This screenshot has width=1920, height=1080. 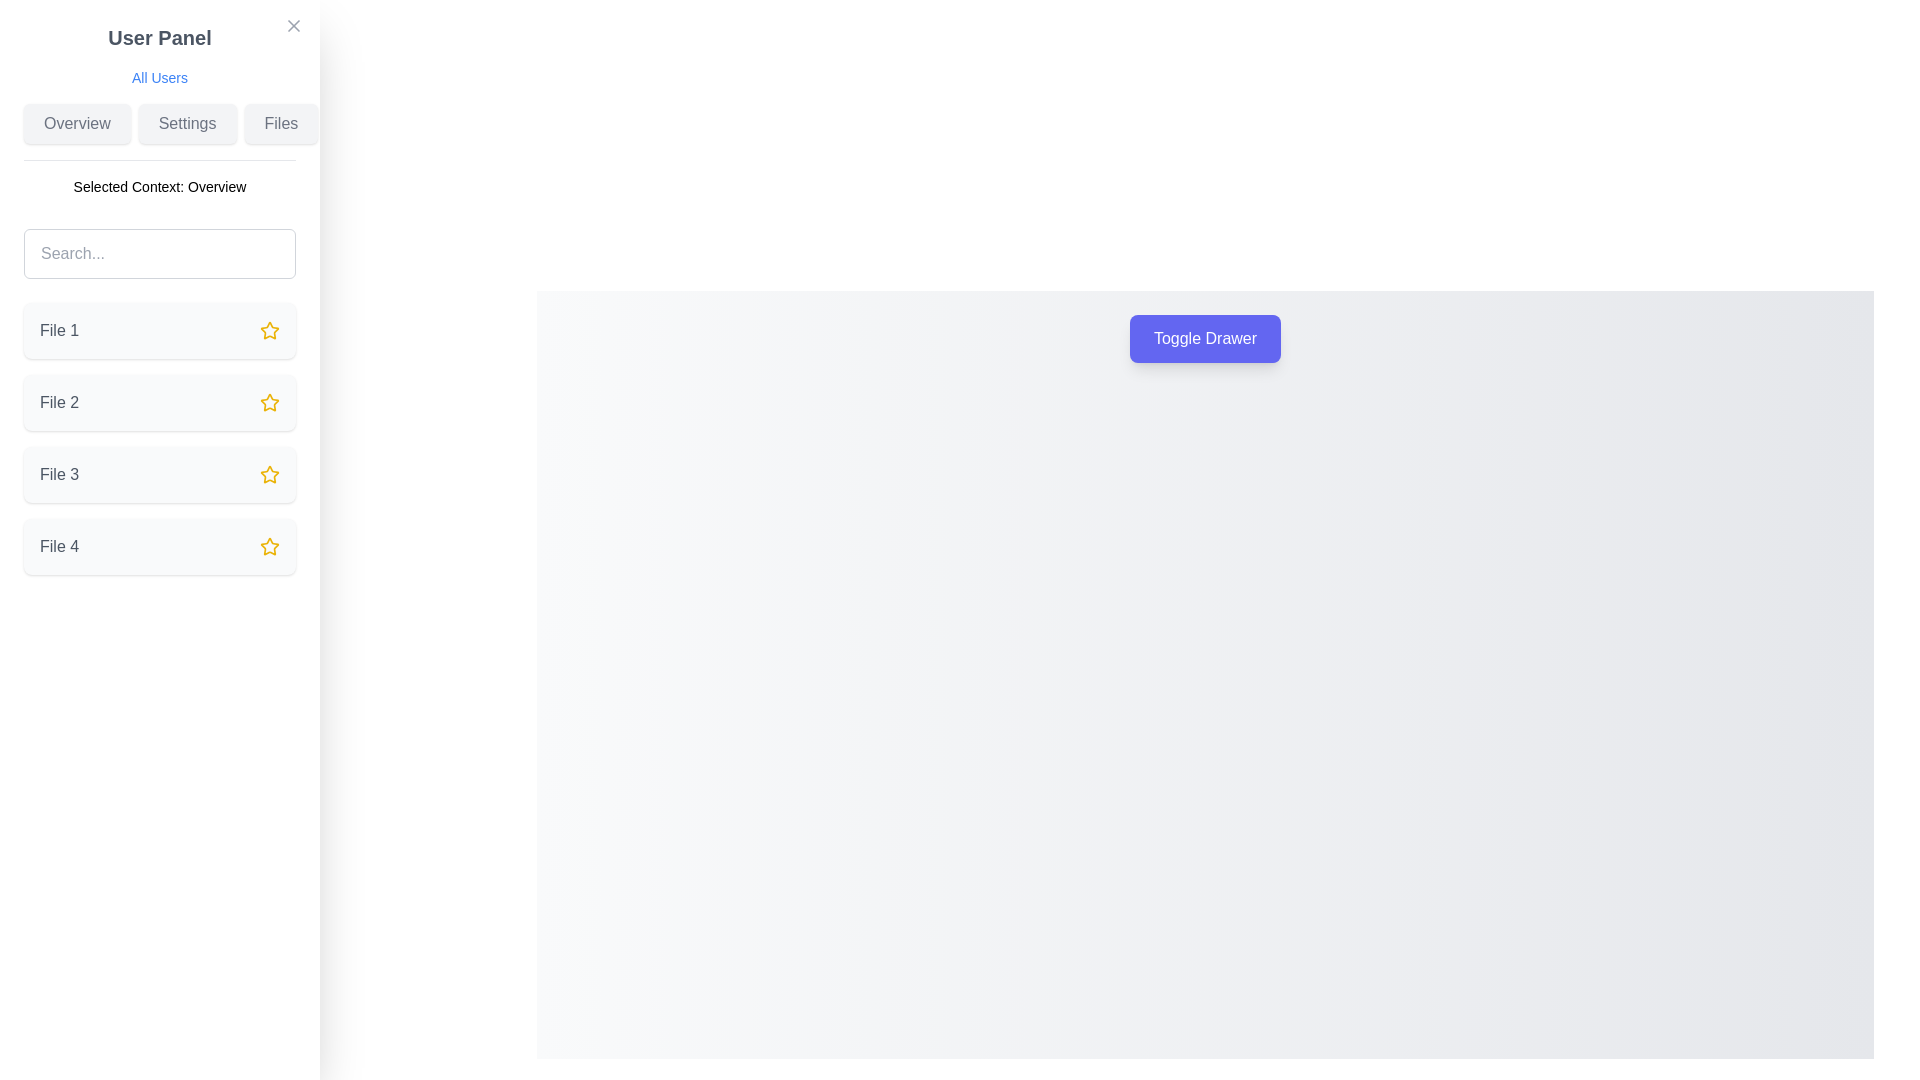 I want to click on the star-shaped icon with a yellow outline that is positioned next to the text 'File 1', so click(x=268, y=330).